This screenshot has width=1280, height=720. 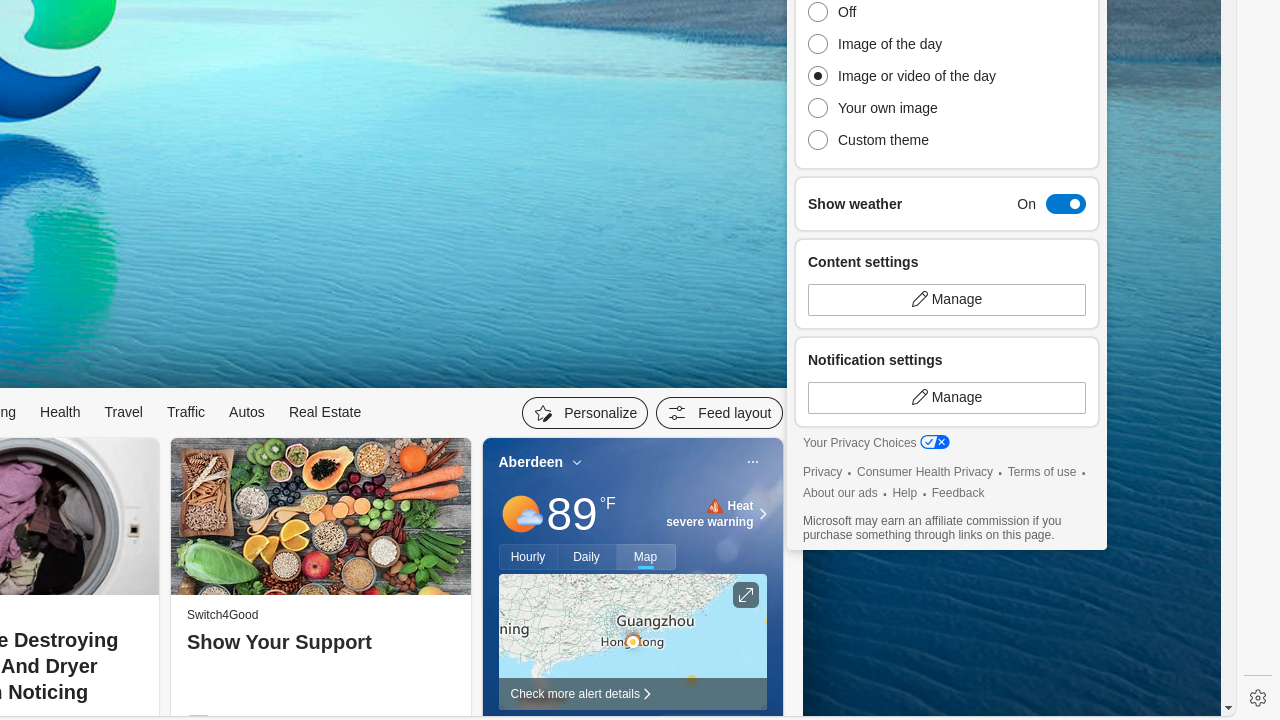 What do you see at coordinates (751, 462) in the screenshot?
I see `'More options'` at bounding box center [751, 462].